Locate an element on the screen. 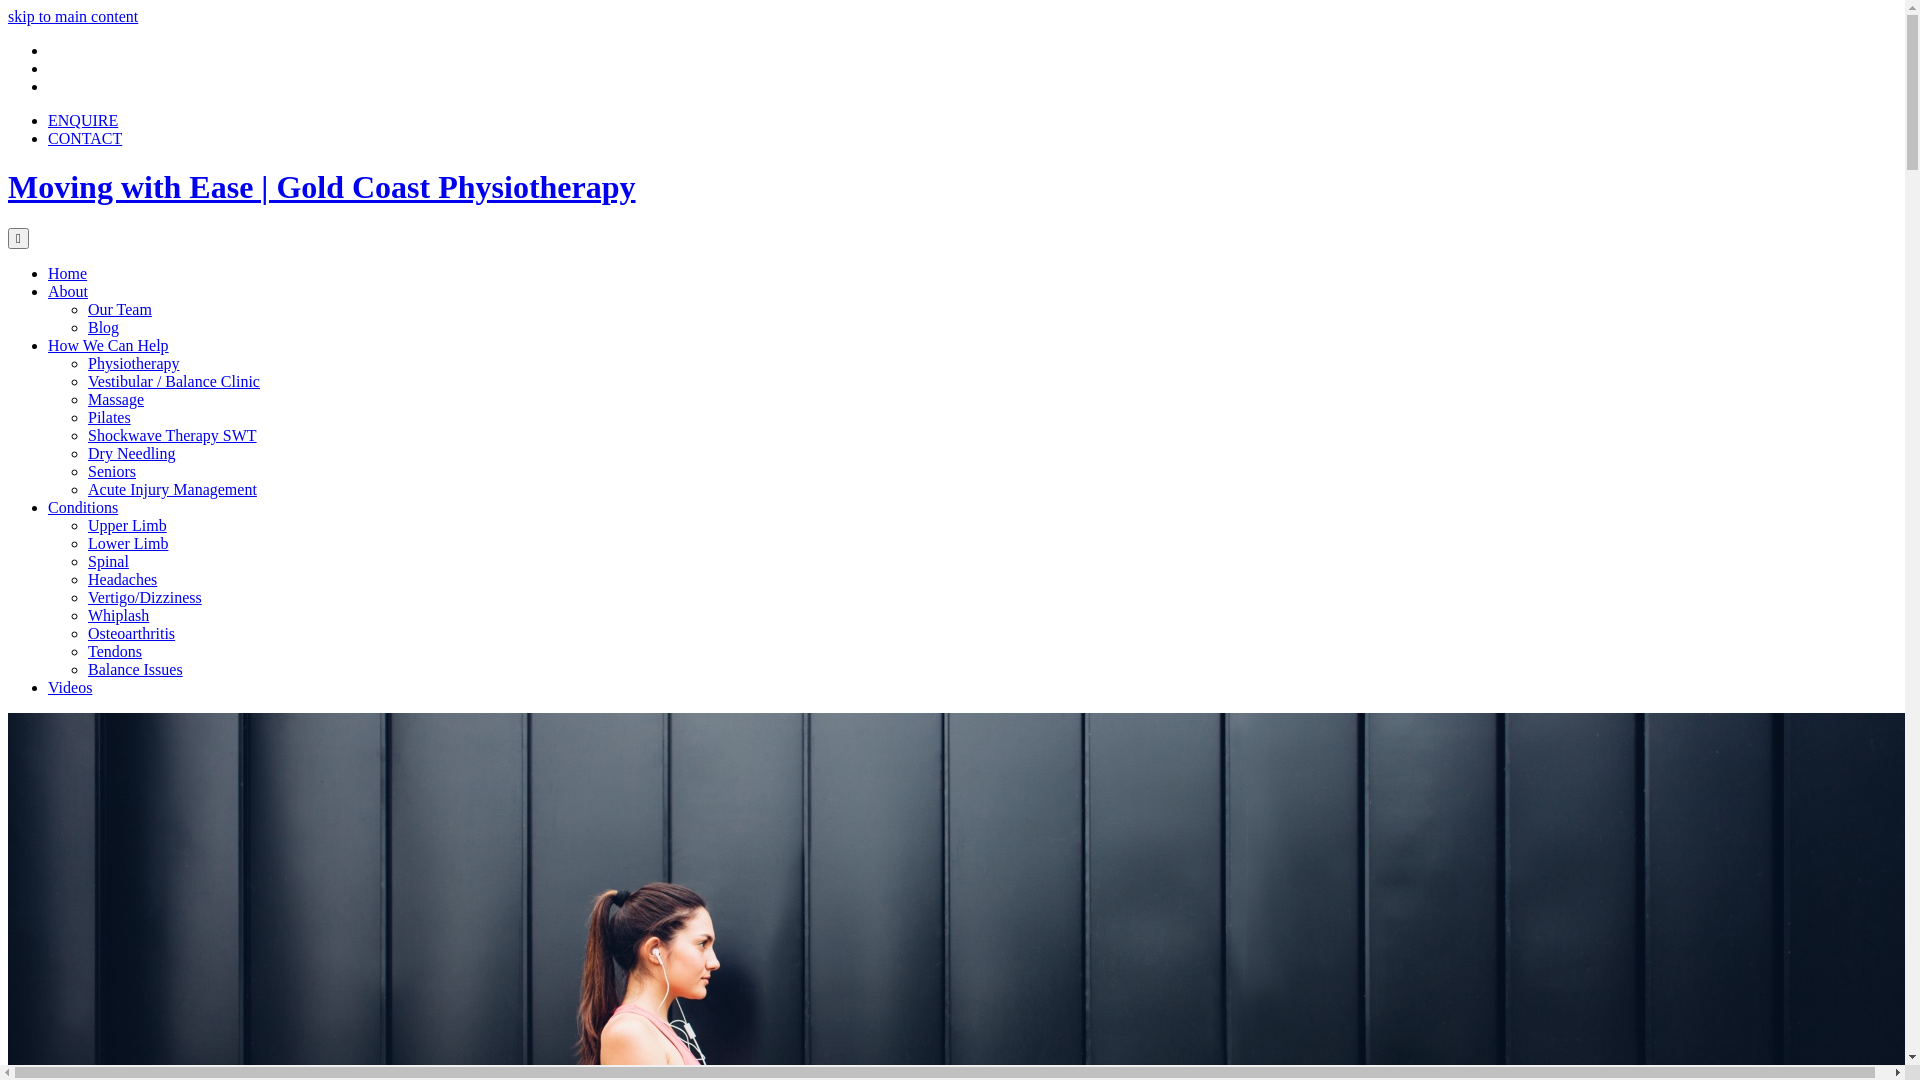 The width and height of the screenshot is (1920, 1080). 'Dry Needling' is located at coordinates (130, 453).